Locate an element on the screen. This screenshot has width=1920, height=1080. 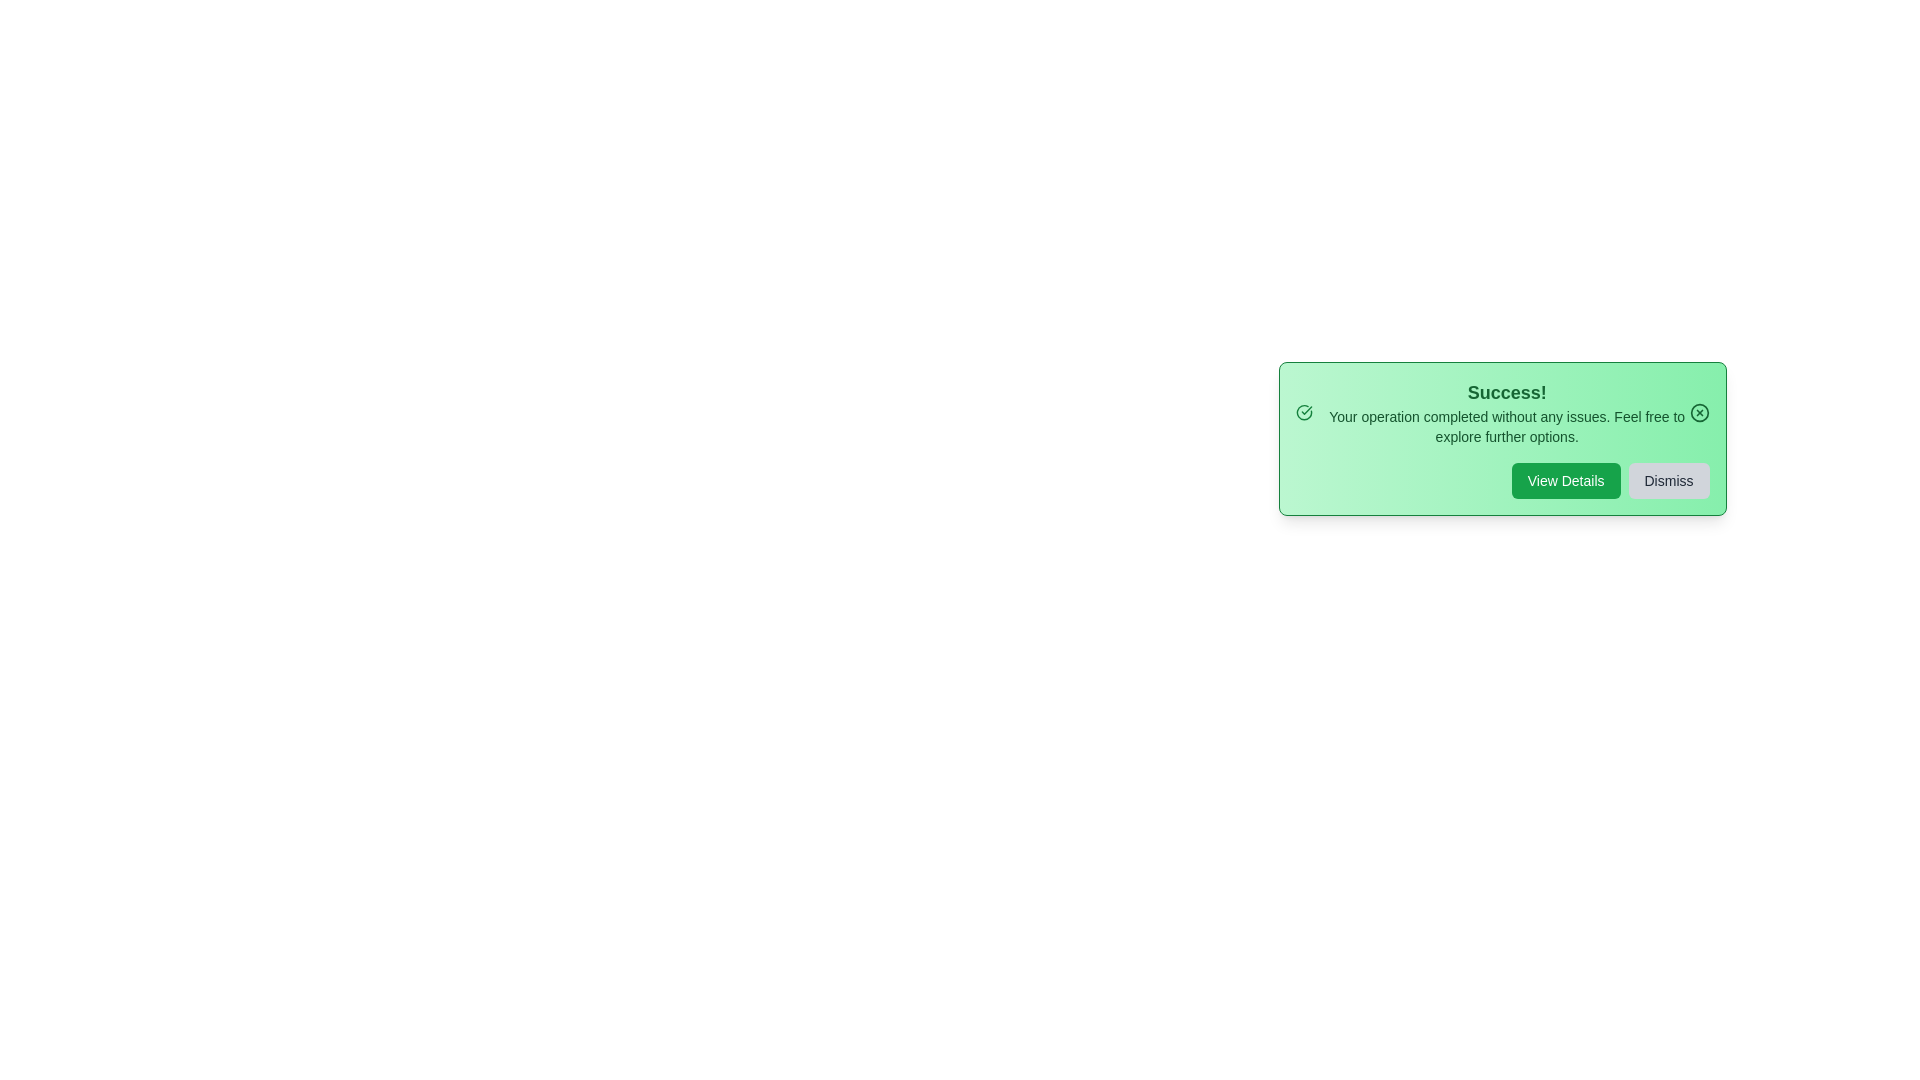
the 'Dismiss' button is located at coordinates (1669, 481).